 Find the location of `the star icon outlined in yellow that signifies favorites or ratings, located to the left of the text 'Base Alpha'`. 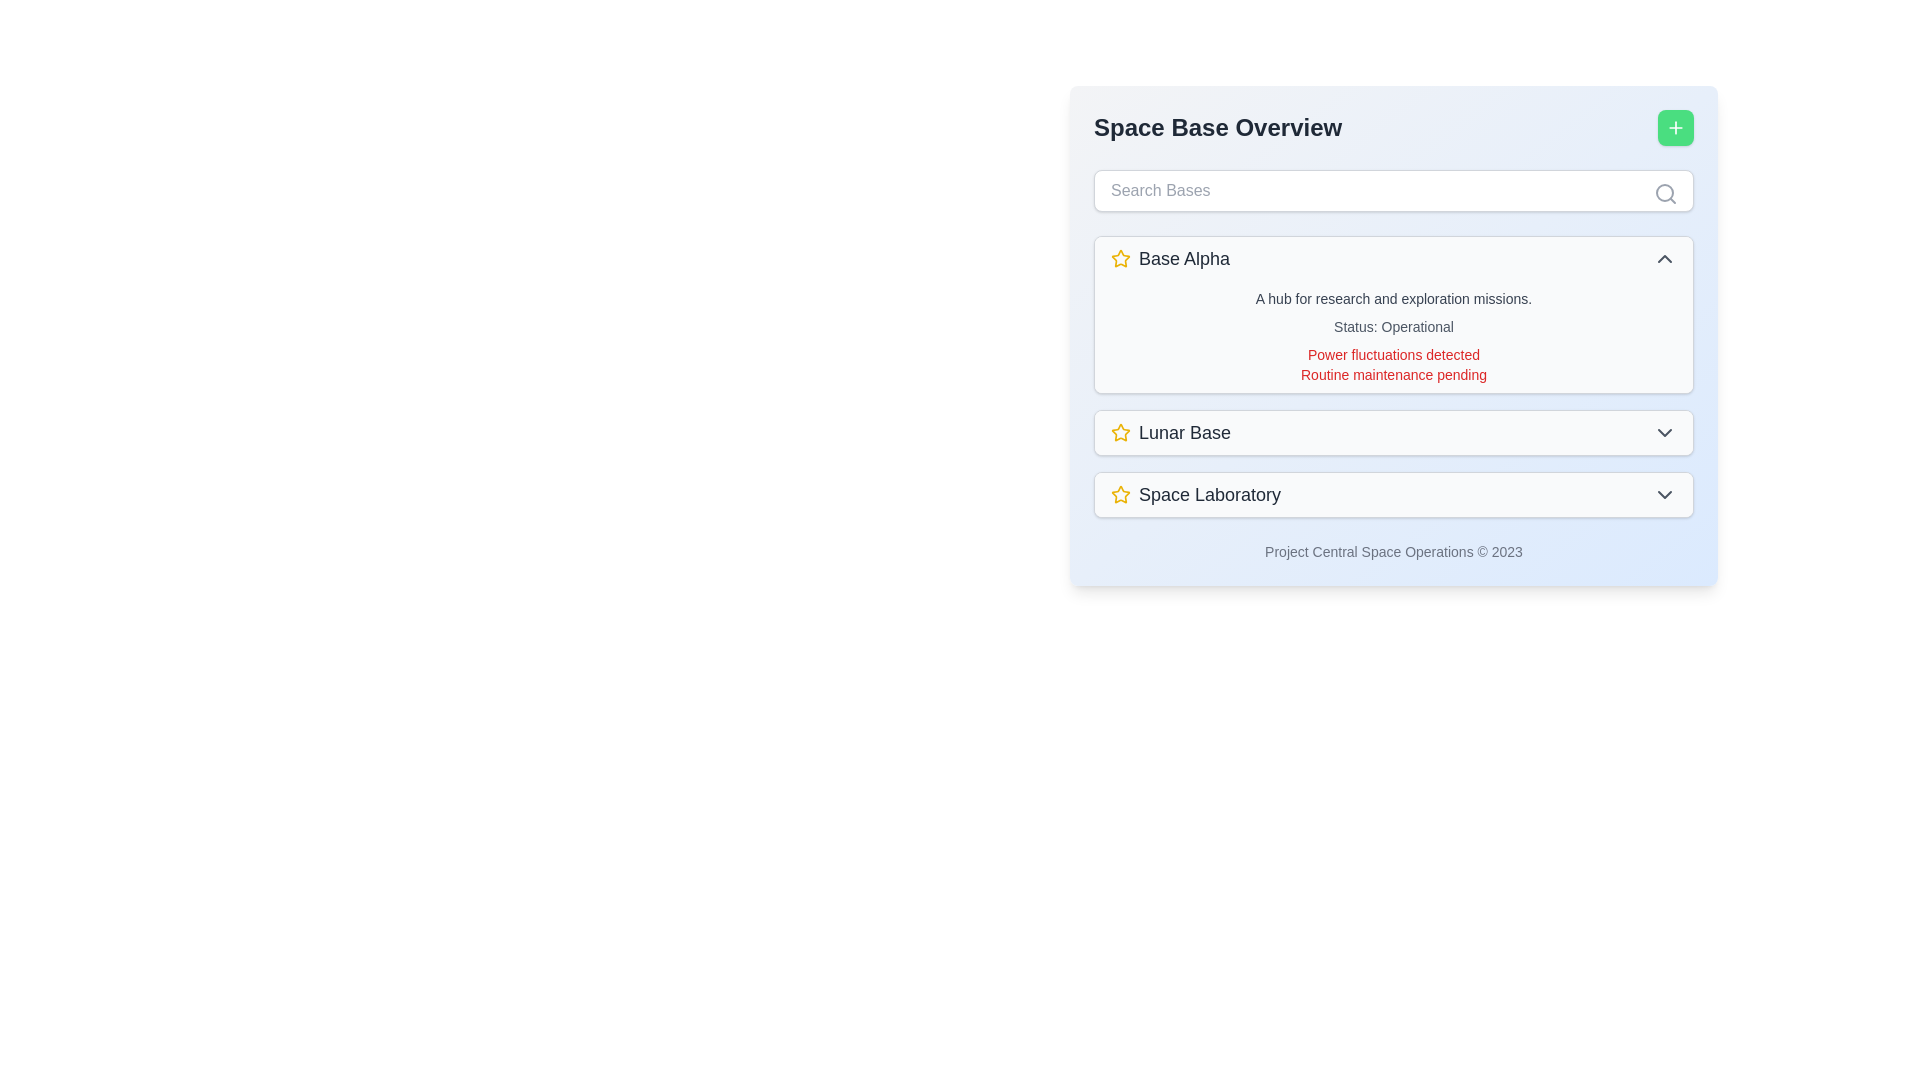

the star icon outlined in yellow that signifies favorites or ratings, located to the left of the text 'Base Alpha' is located at coordinates (1121, 257).